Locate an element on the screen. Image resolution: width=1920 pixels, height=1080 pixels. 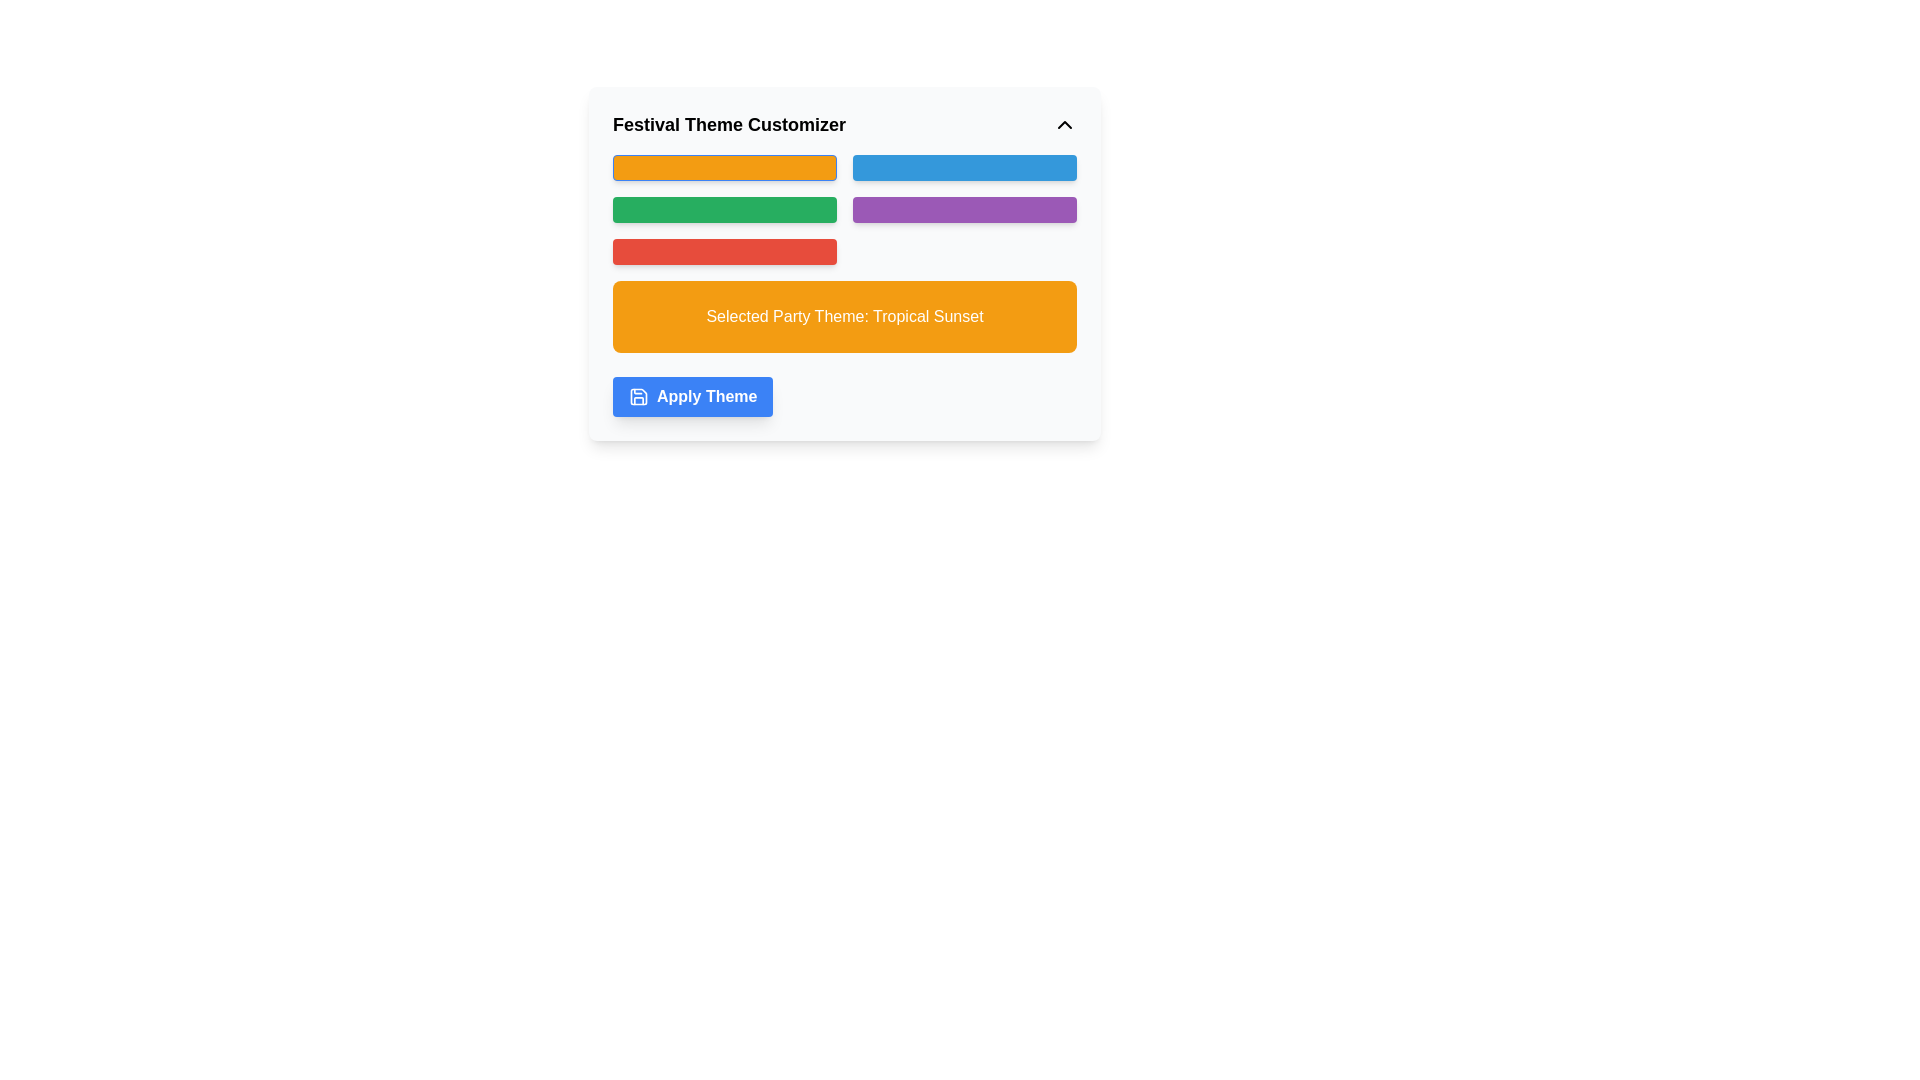
the interactive button that changes the theme to 'Crimson Tide', located at the bottom left corner of the grid, directly below 'Forest Whisper' is located at coordinates (723, 250).